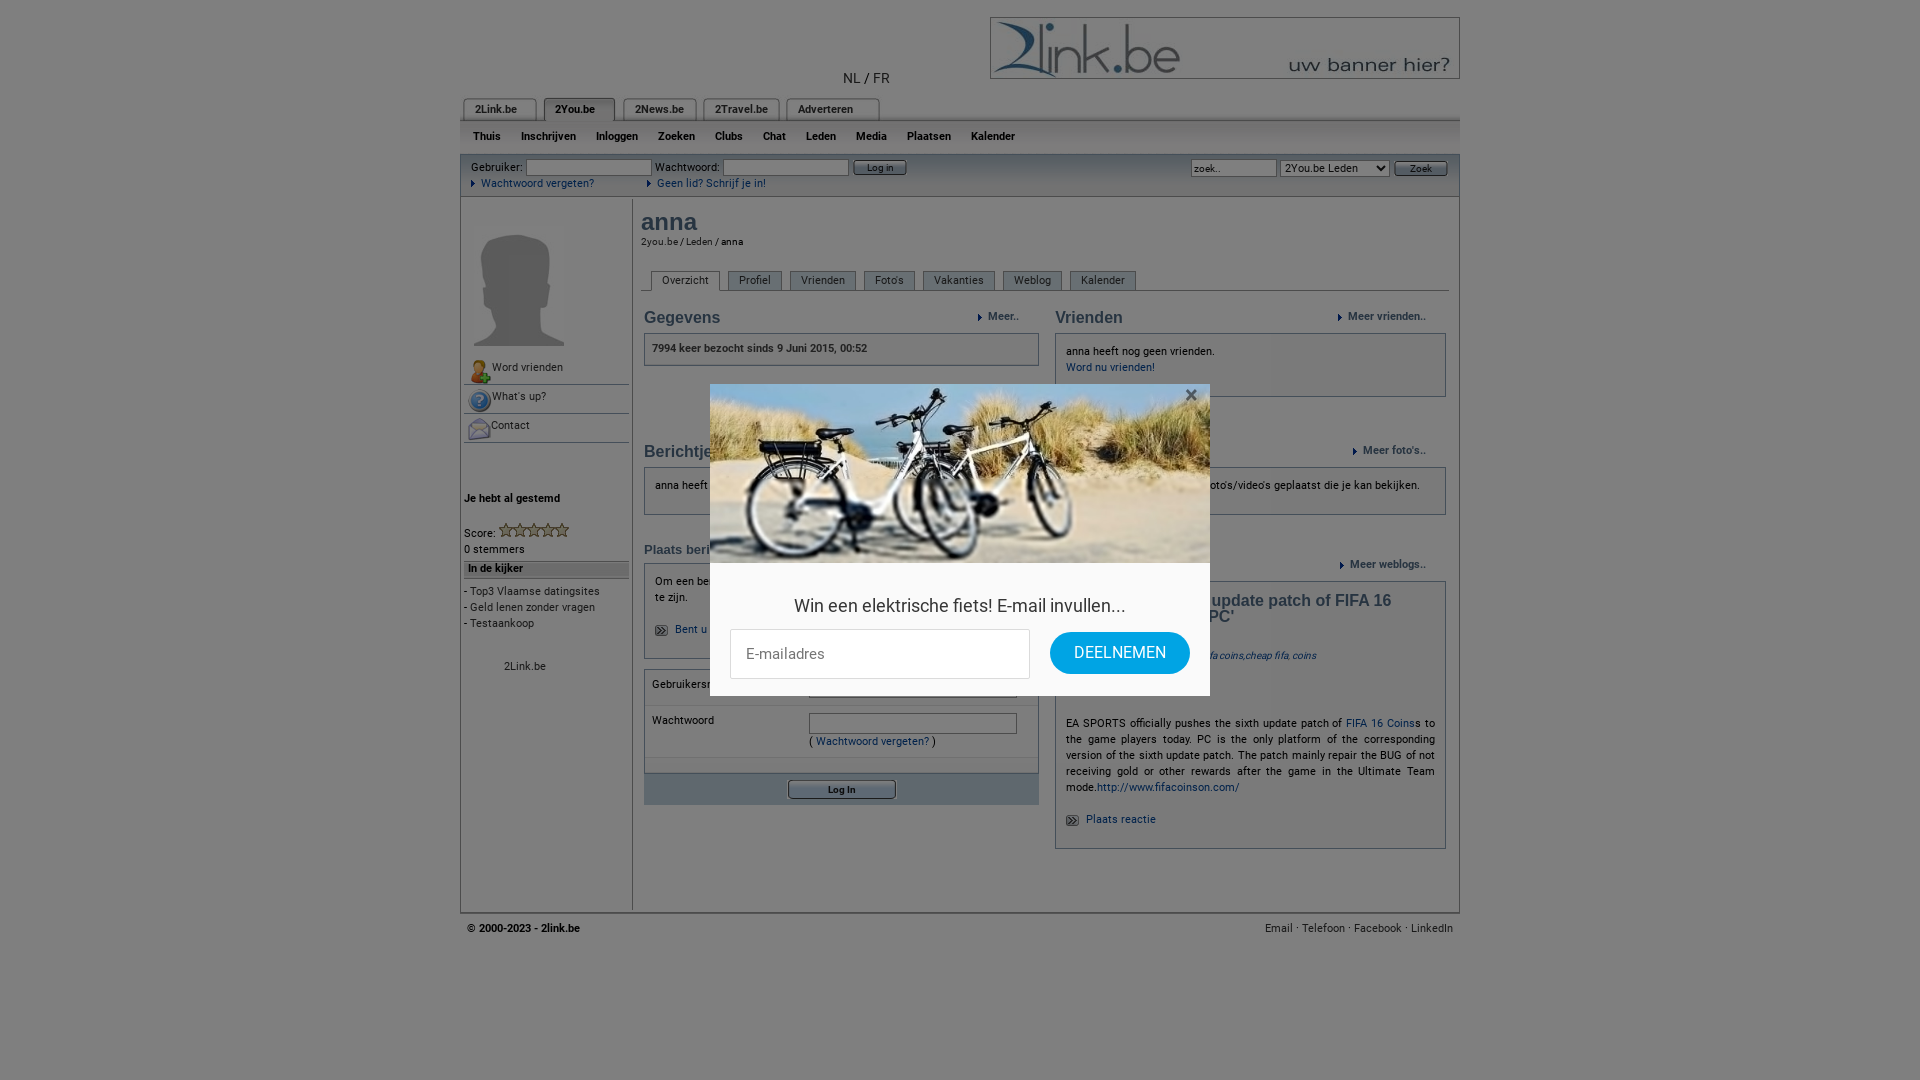 The image size is (1920, 1080). I want to click on 'Kalender', so click(1102, 281).